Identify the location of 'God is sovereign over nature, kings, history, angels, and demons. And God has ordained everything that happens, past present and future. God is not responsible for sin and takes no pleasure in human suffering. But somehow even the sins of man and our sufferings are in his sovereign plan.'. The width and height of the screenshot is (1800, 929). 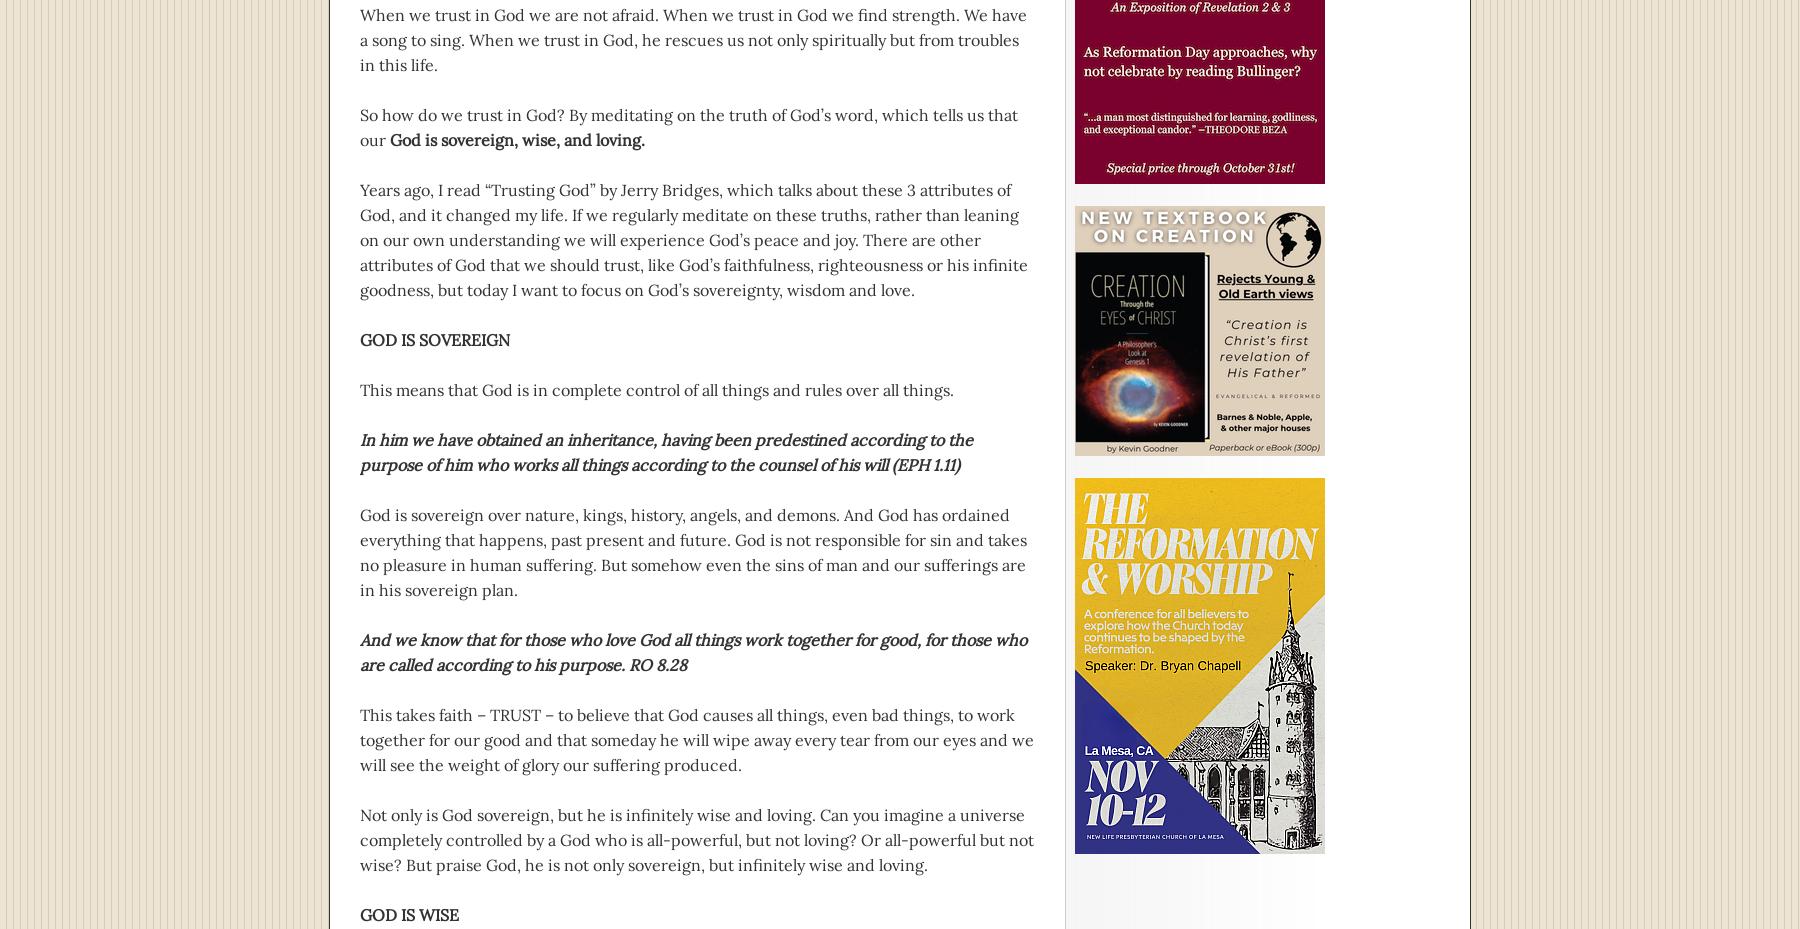
(360, 552).